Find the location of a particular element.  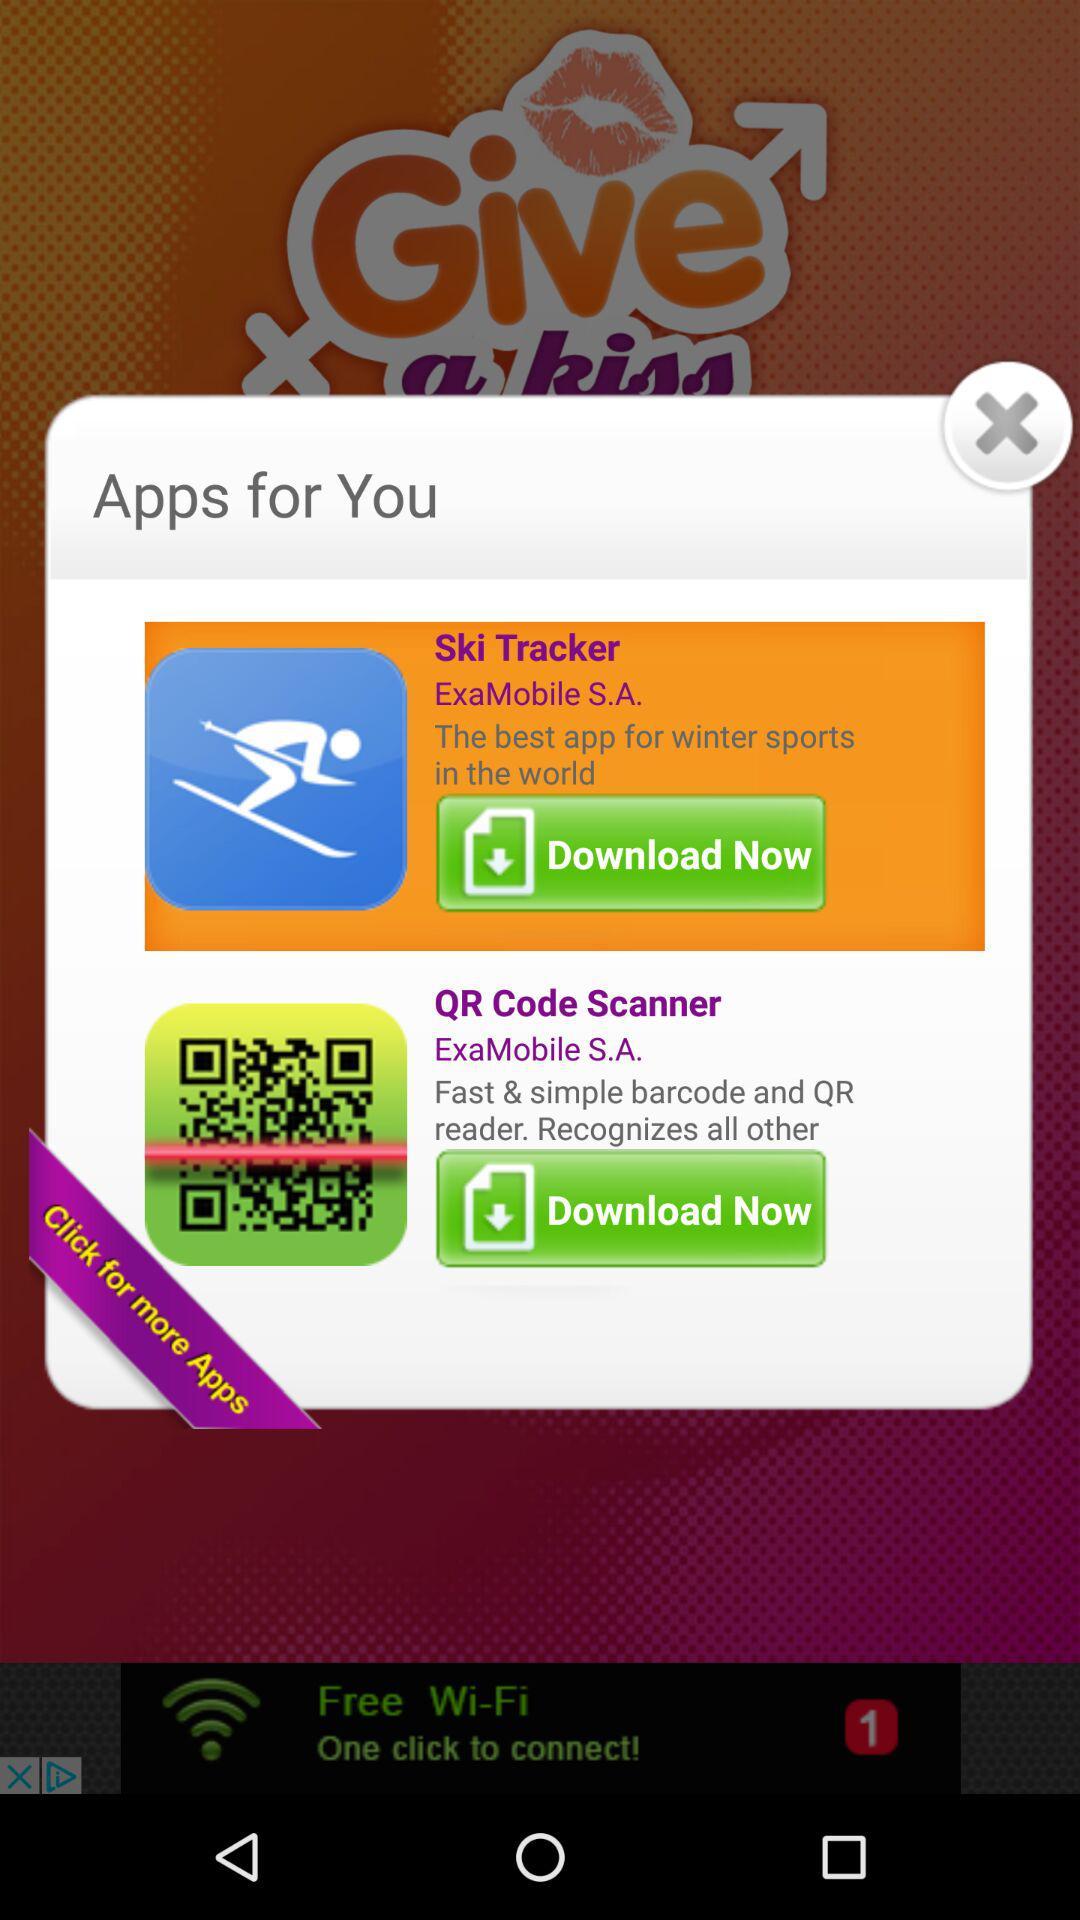

ski tracker item is located at coordinates (649, 646).